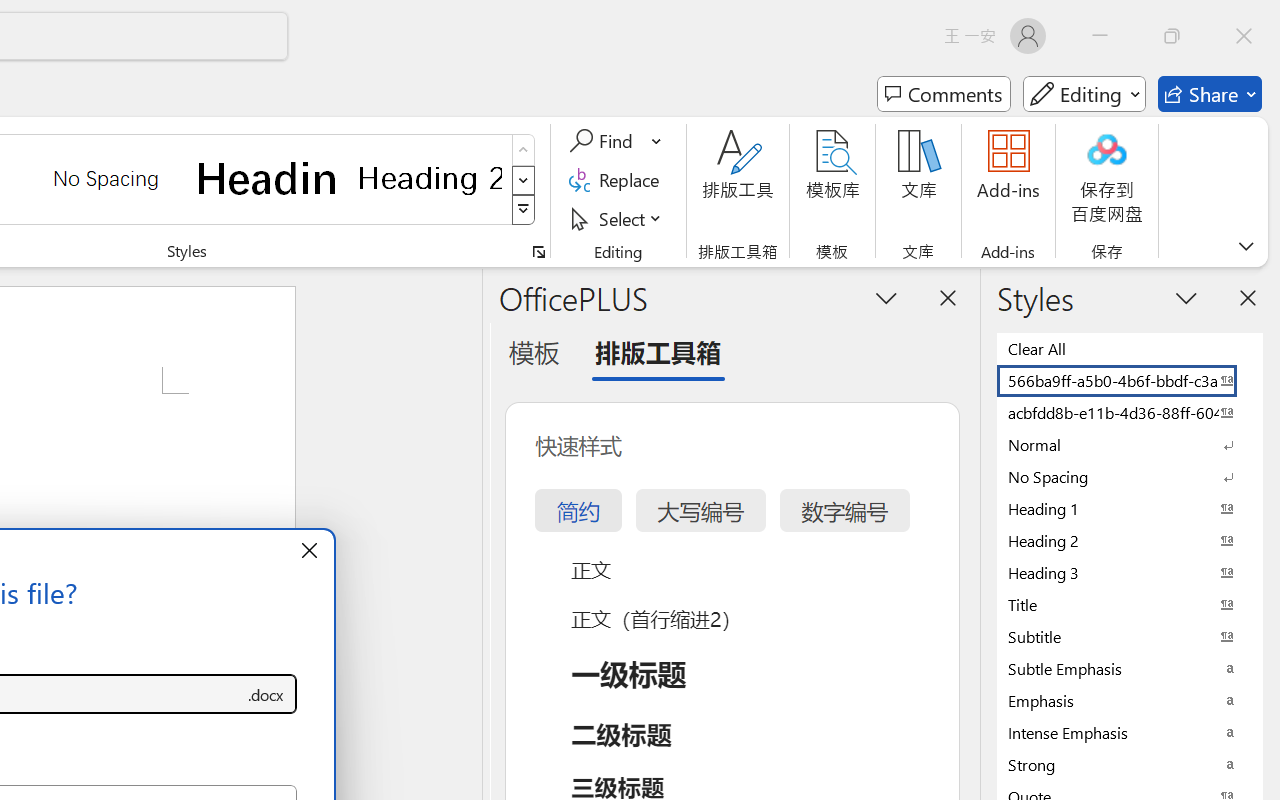 The height and width of the screenshot is (800, 1280). I want to click on 'Task Pane Options', so click(886, 297).